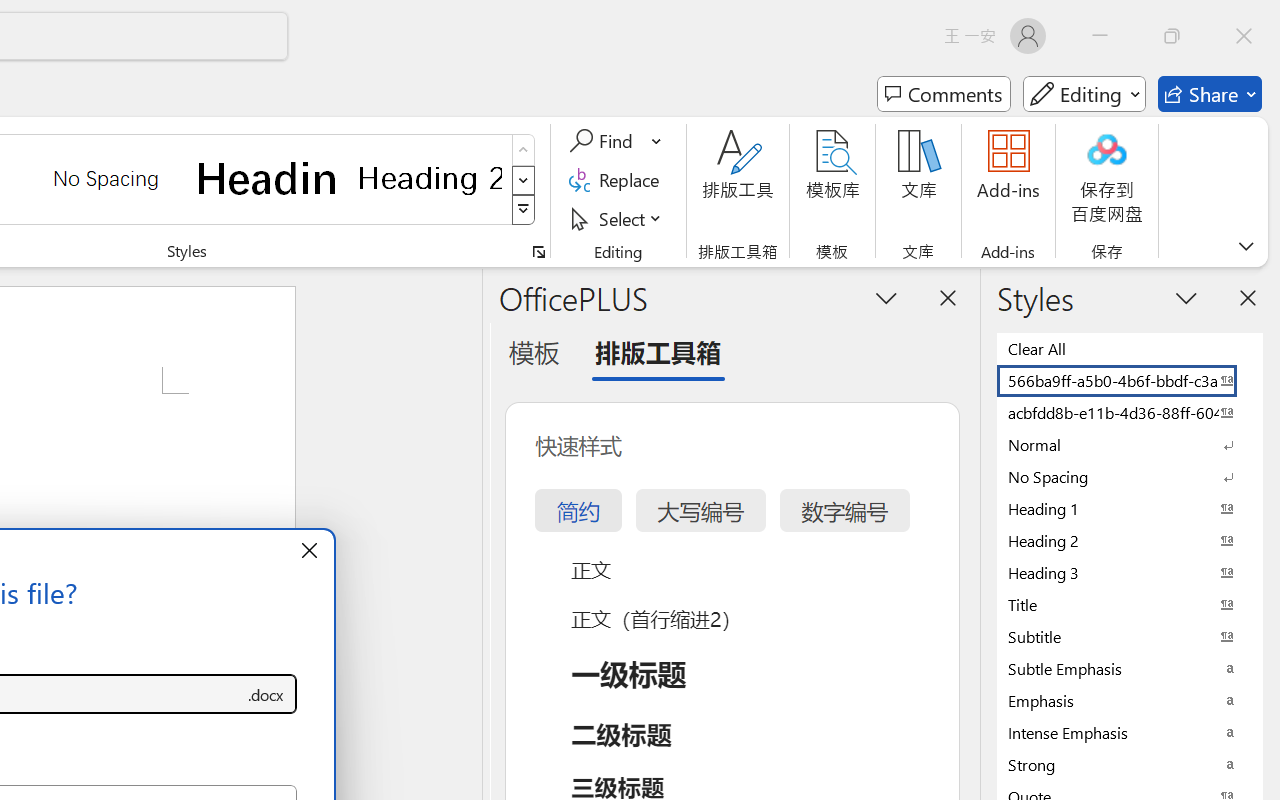 The height and width of the screenshot is (800, 1280). I want to click on 'Task Pane Options', so click(886, 297).